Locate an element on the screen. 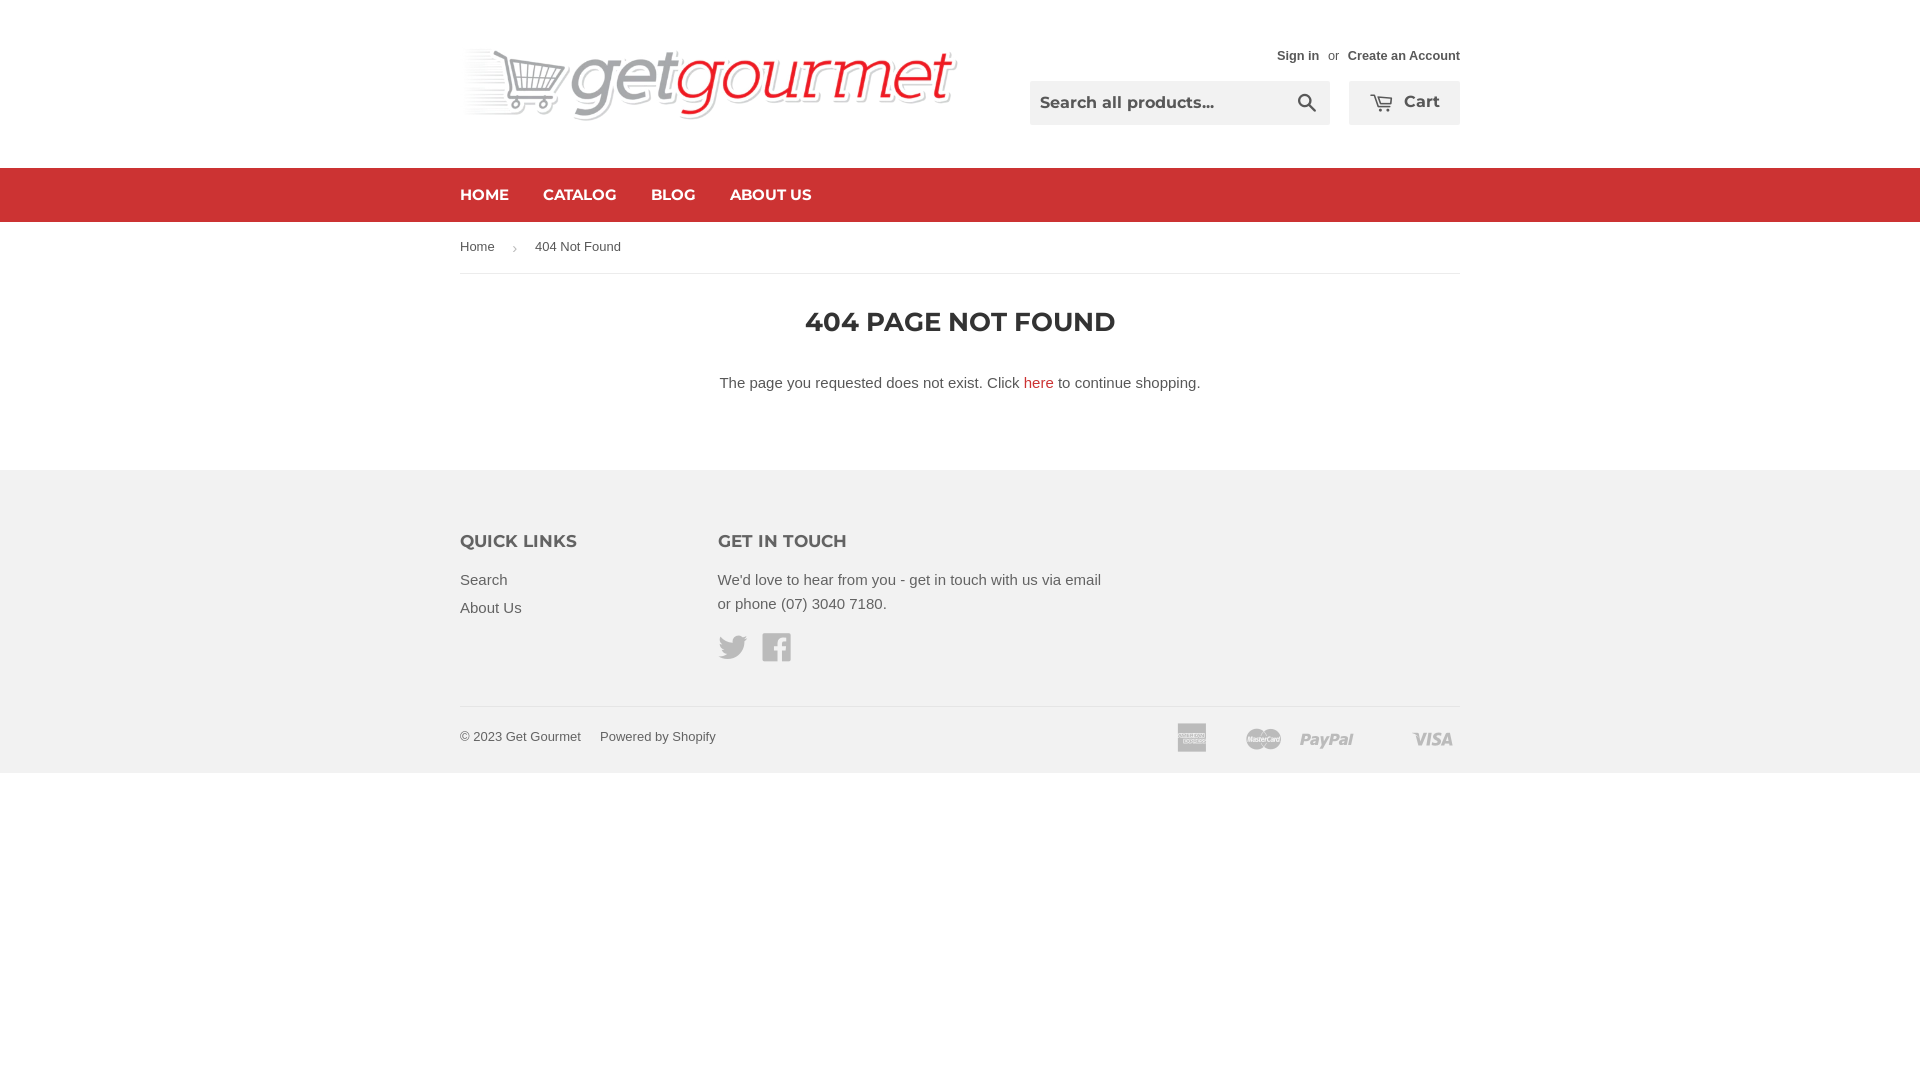  'Cart' is located at coordinates (1403, 103).